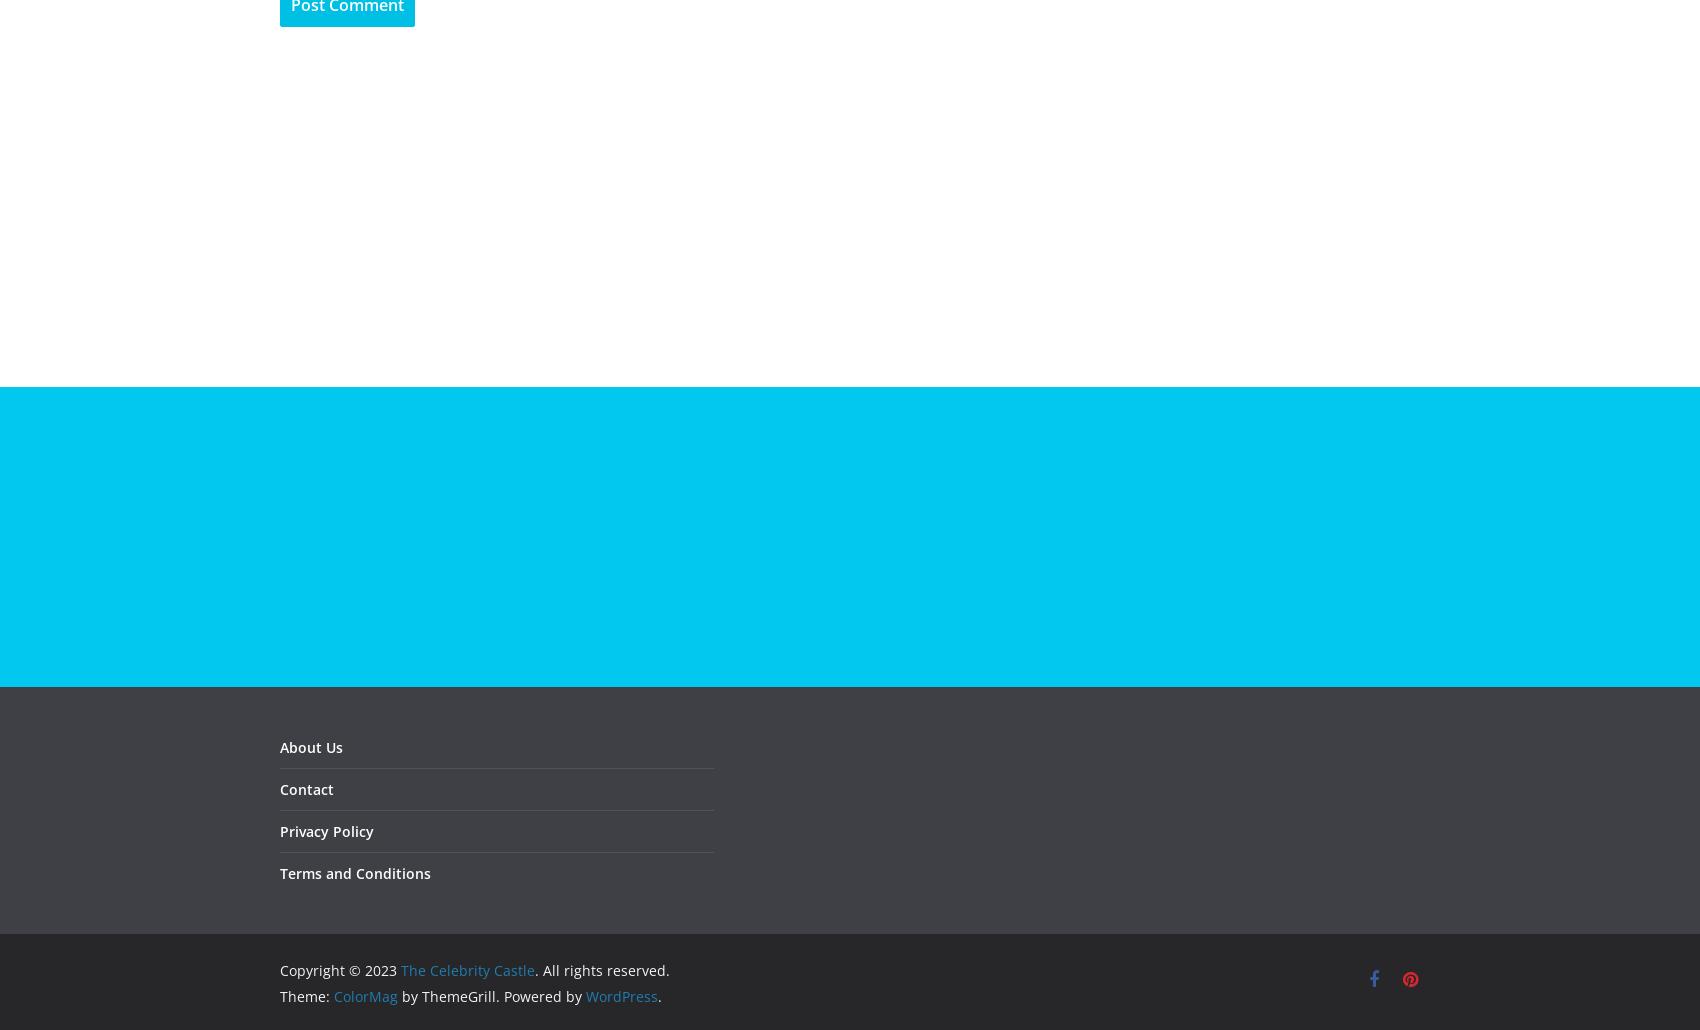 The width and height of the screenshot is (1700, 1030). What do you see at coordinates (326, 829) in the screenshot?
I see `'Privacy Policy'` at bounding box center [326, 829].